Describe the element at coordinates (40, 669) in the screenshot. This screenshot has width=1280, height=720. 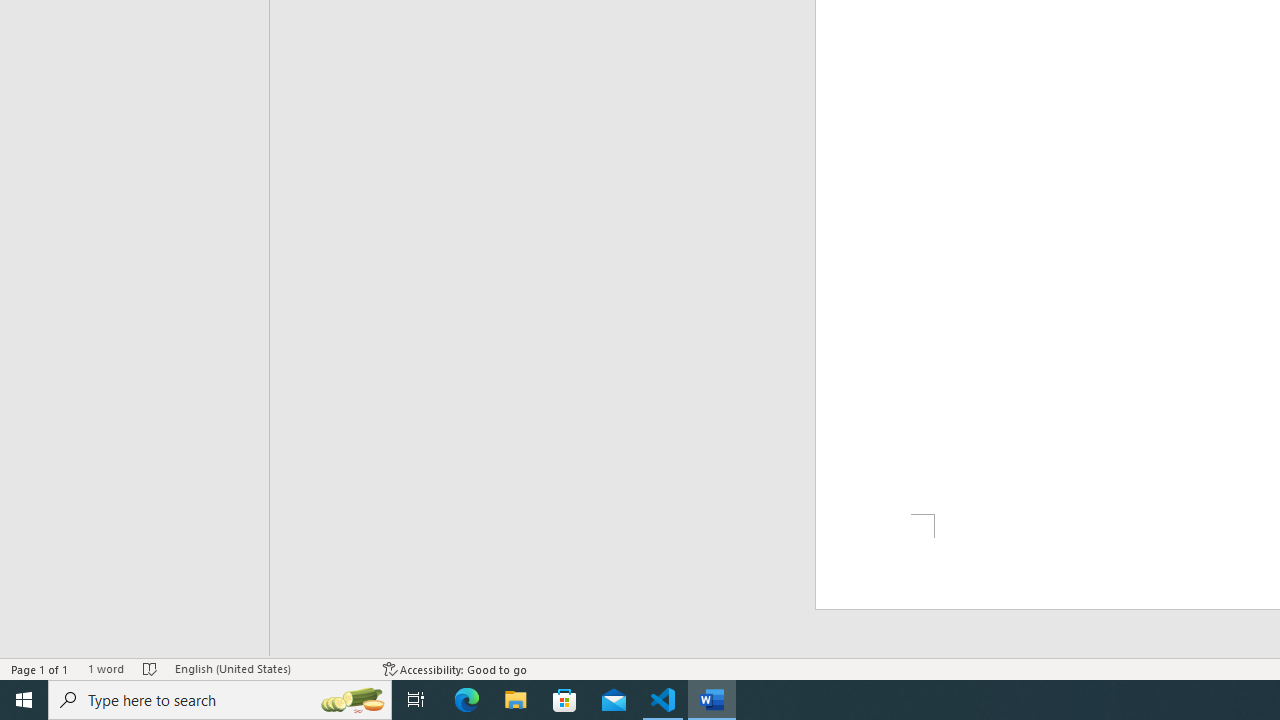
I see `'Page Number Page 1 of 1'` at that location.